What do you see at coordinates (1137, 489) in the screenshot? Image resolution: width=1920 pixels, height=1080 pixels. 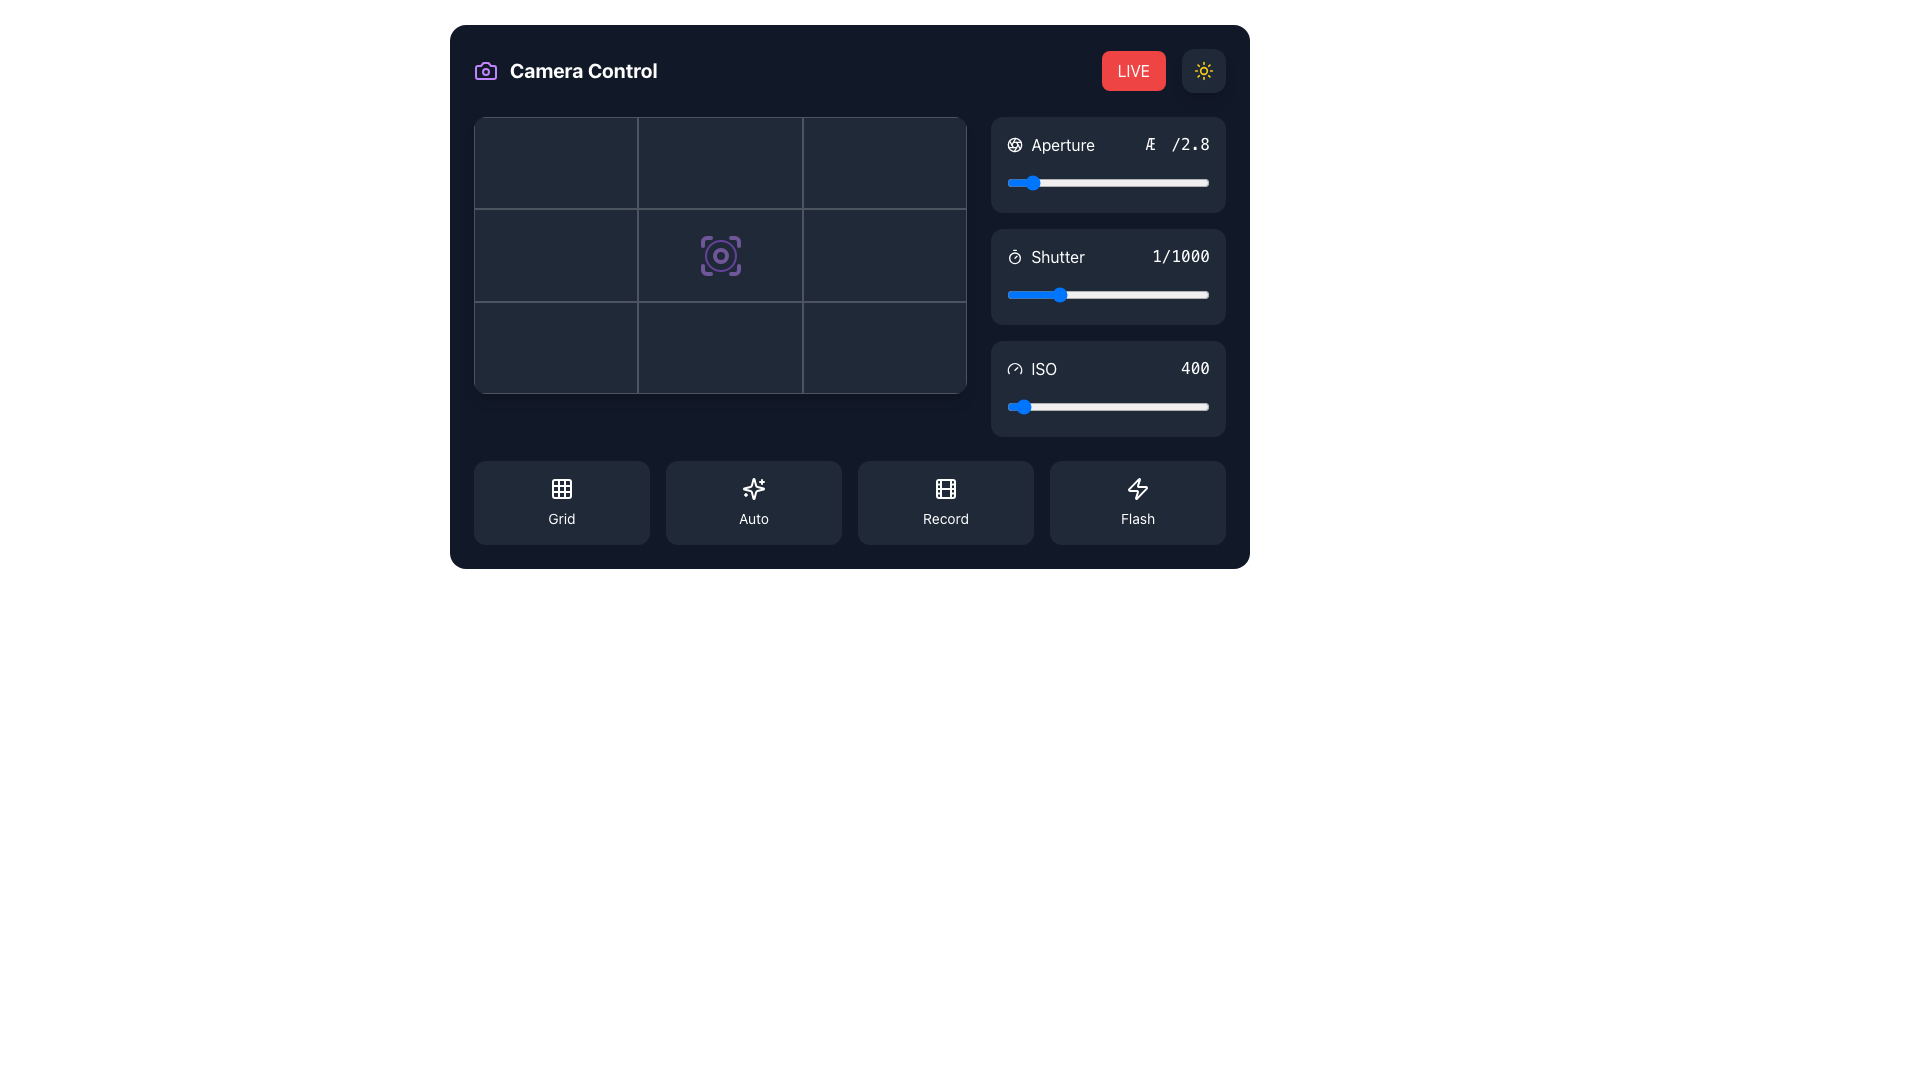 I see `the flash icon located in the bottom-right button of the grid` at bounding box center [1137, 489].